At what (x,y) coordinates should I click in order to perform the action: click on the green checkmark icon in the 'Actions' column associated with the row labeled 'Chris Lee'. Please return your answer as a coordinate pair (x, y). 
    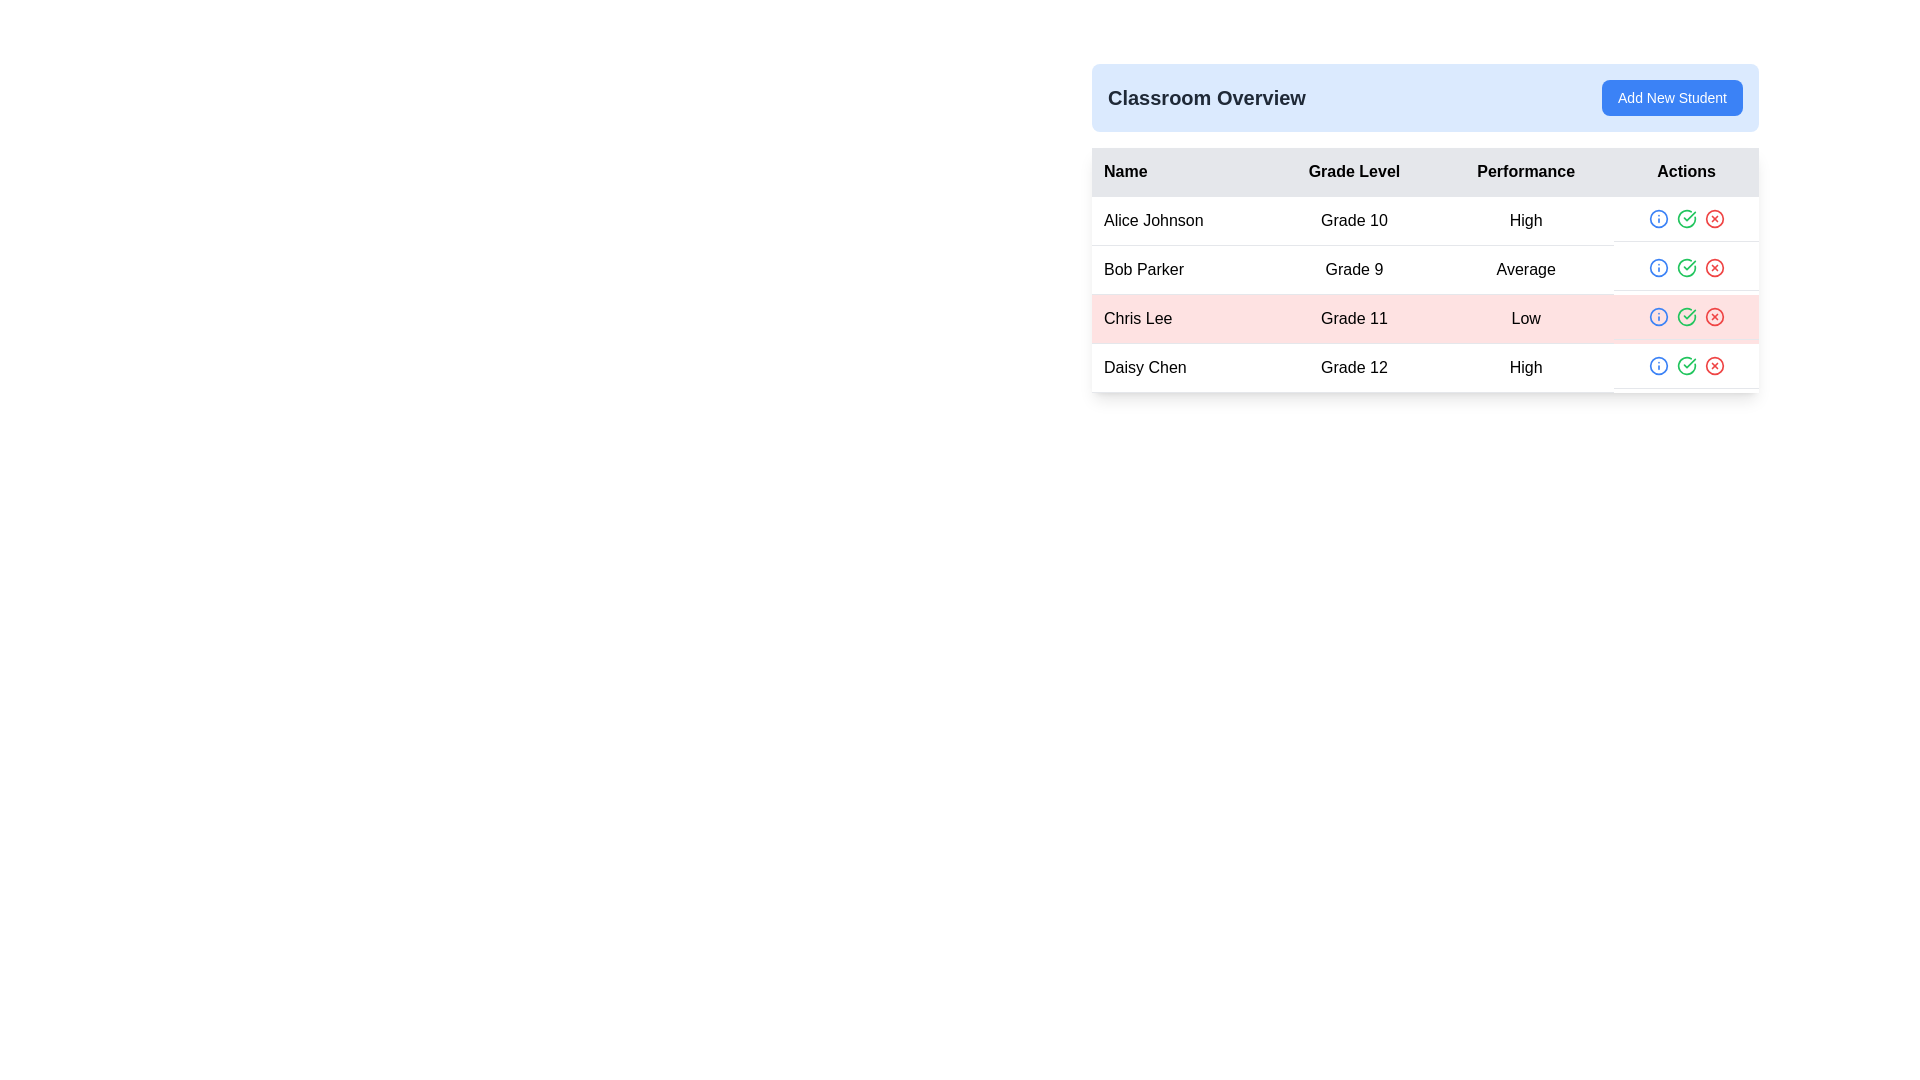
    Looking at the image, I should click on (1684, 315).